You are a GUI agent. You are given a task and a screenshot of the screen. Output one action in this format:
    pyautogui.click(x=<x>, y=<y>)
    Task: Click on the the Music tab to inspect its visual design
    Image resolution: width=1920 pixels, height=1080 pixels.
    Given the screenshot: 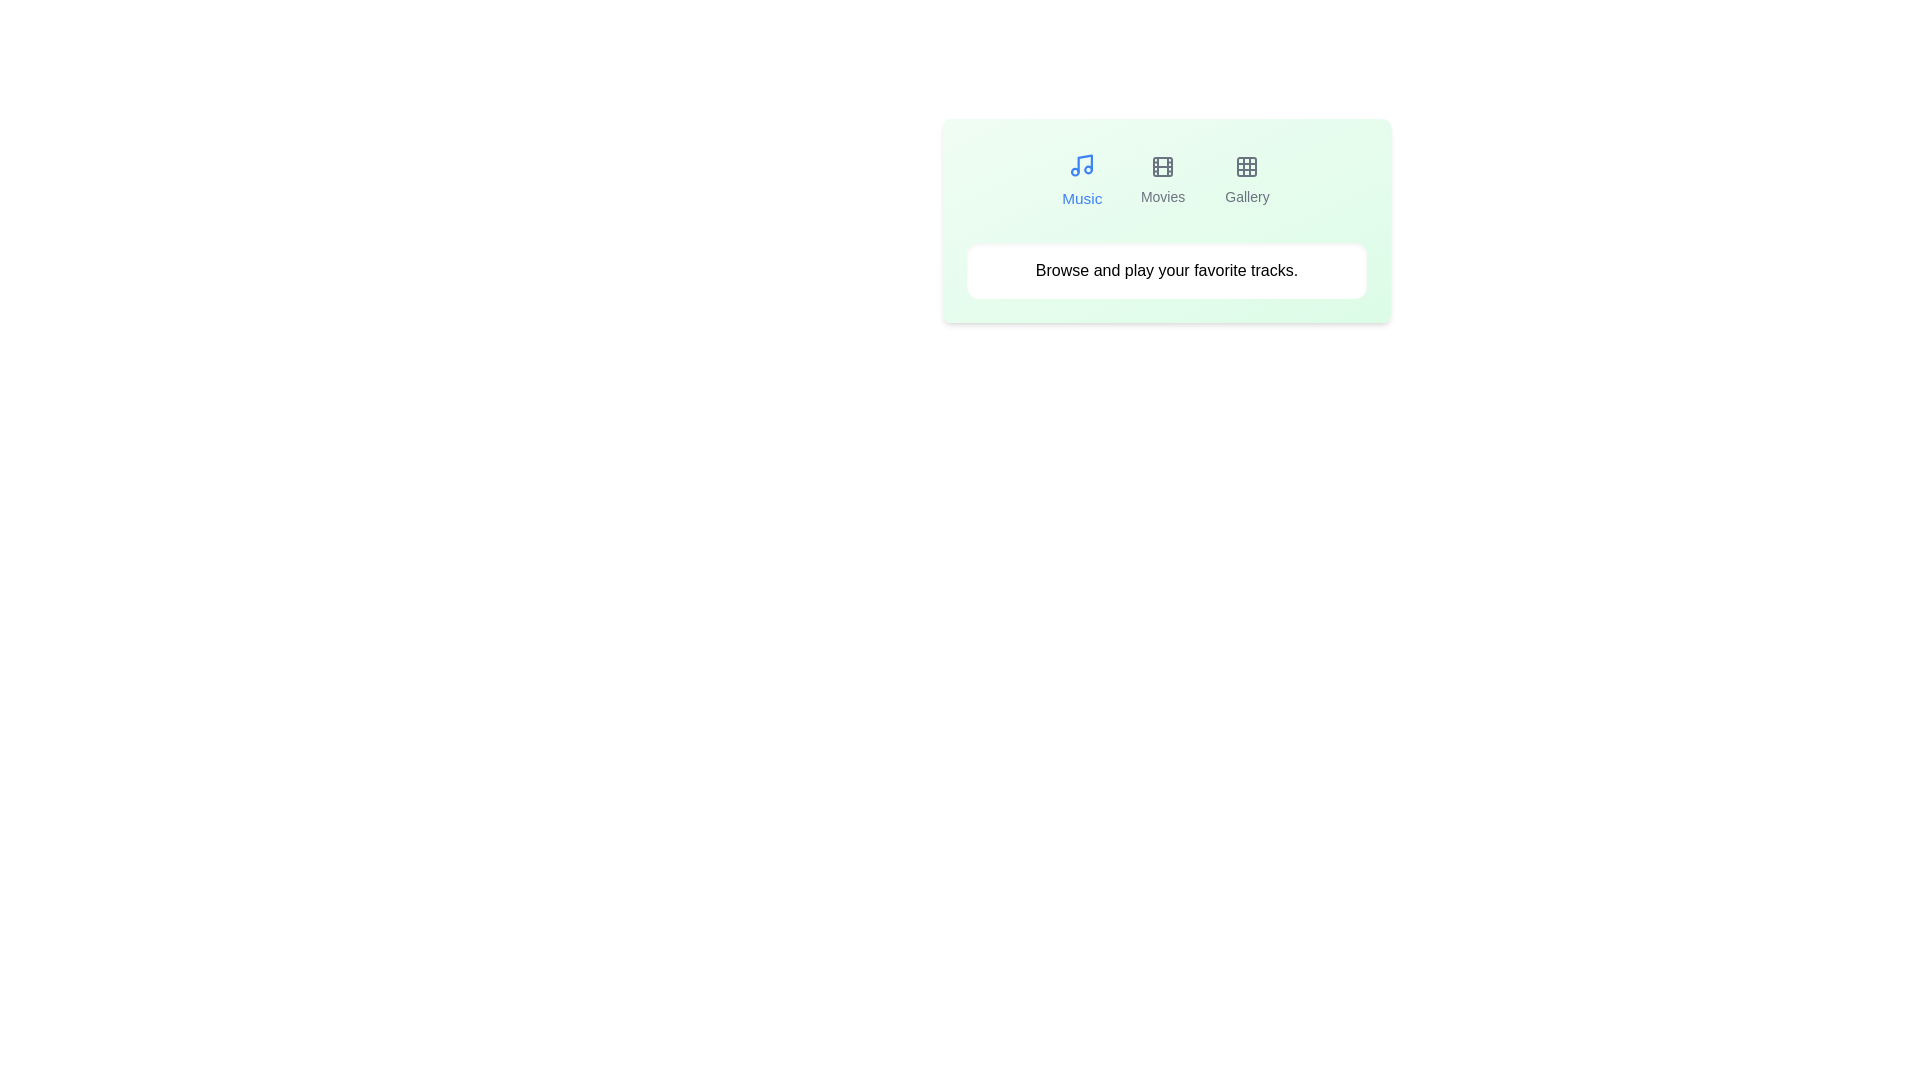 What is the action you would take?
    pyautogui.click(x=1081, y=181)
    